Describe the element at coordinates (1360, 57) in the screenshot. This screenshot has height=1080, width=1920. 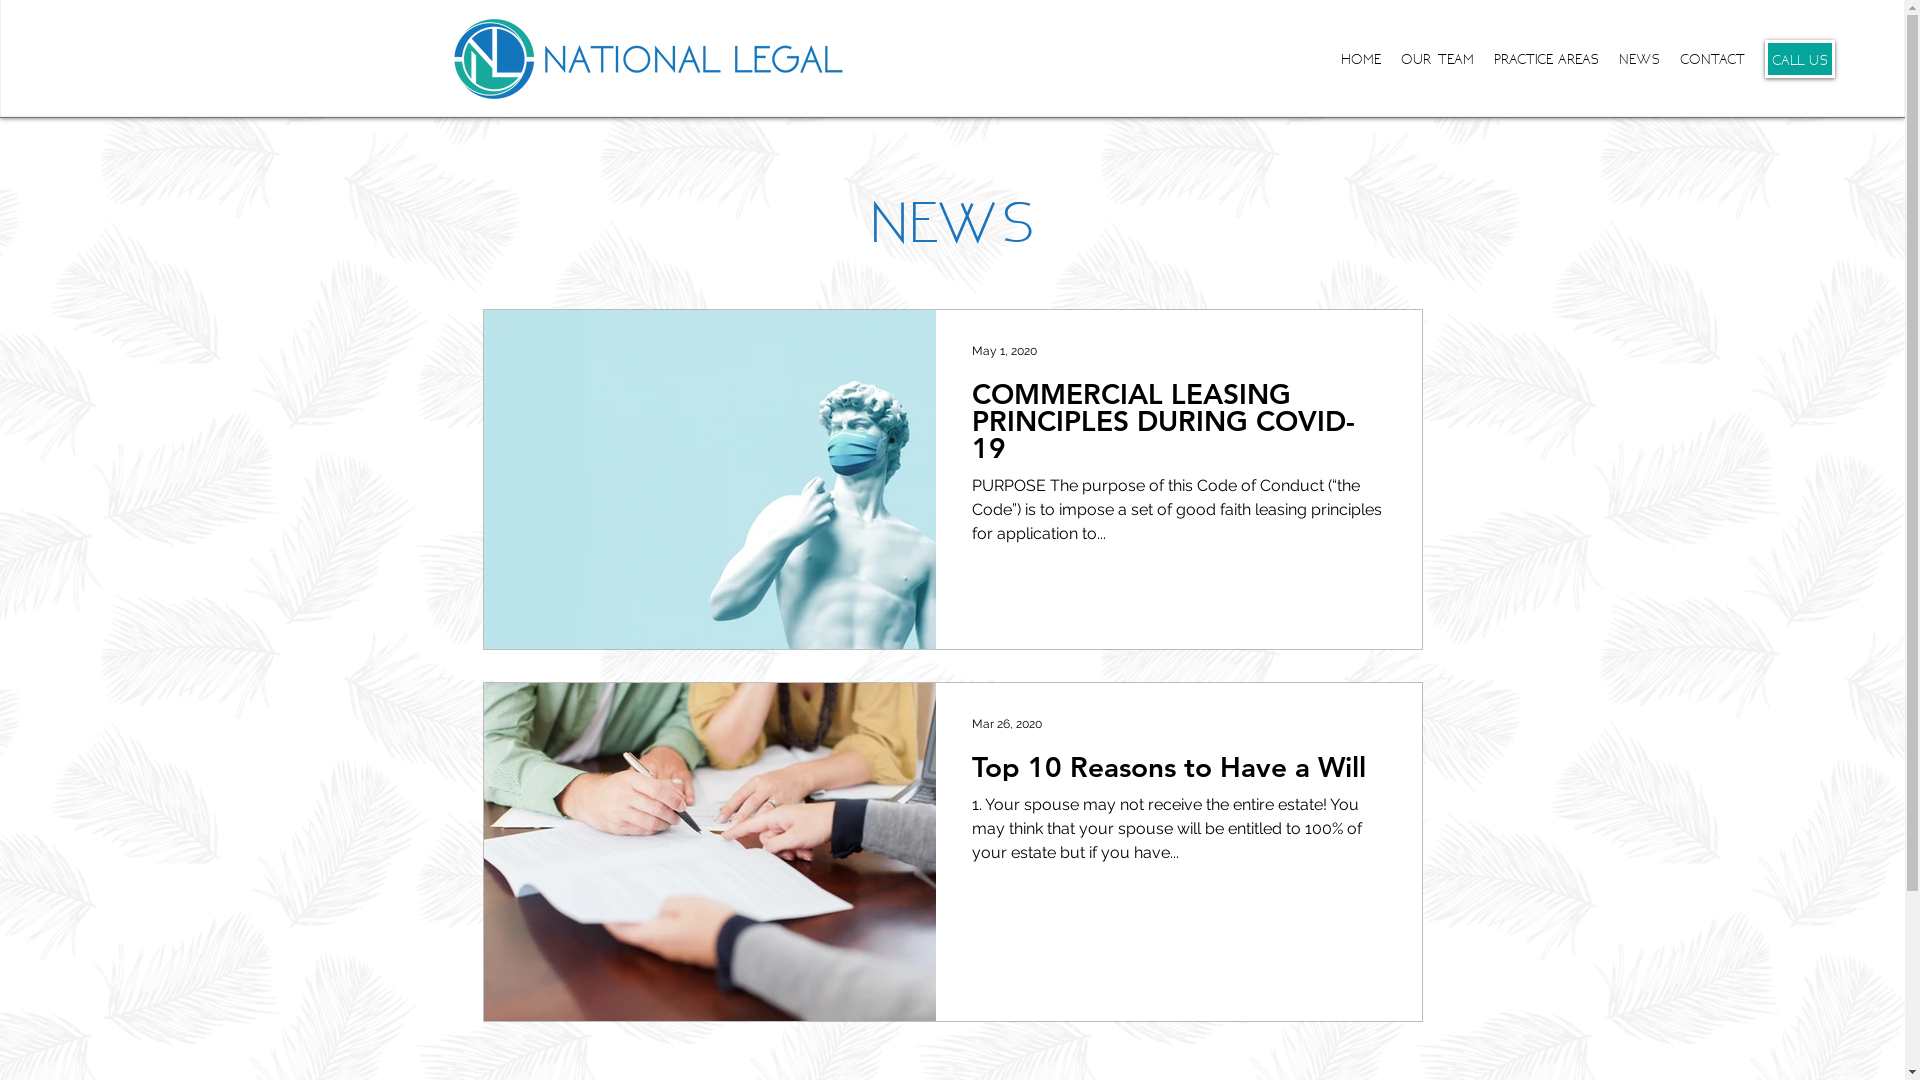
I see `'HOME'` at that location.